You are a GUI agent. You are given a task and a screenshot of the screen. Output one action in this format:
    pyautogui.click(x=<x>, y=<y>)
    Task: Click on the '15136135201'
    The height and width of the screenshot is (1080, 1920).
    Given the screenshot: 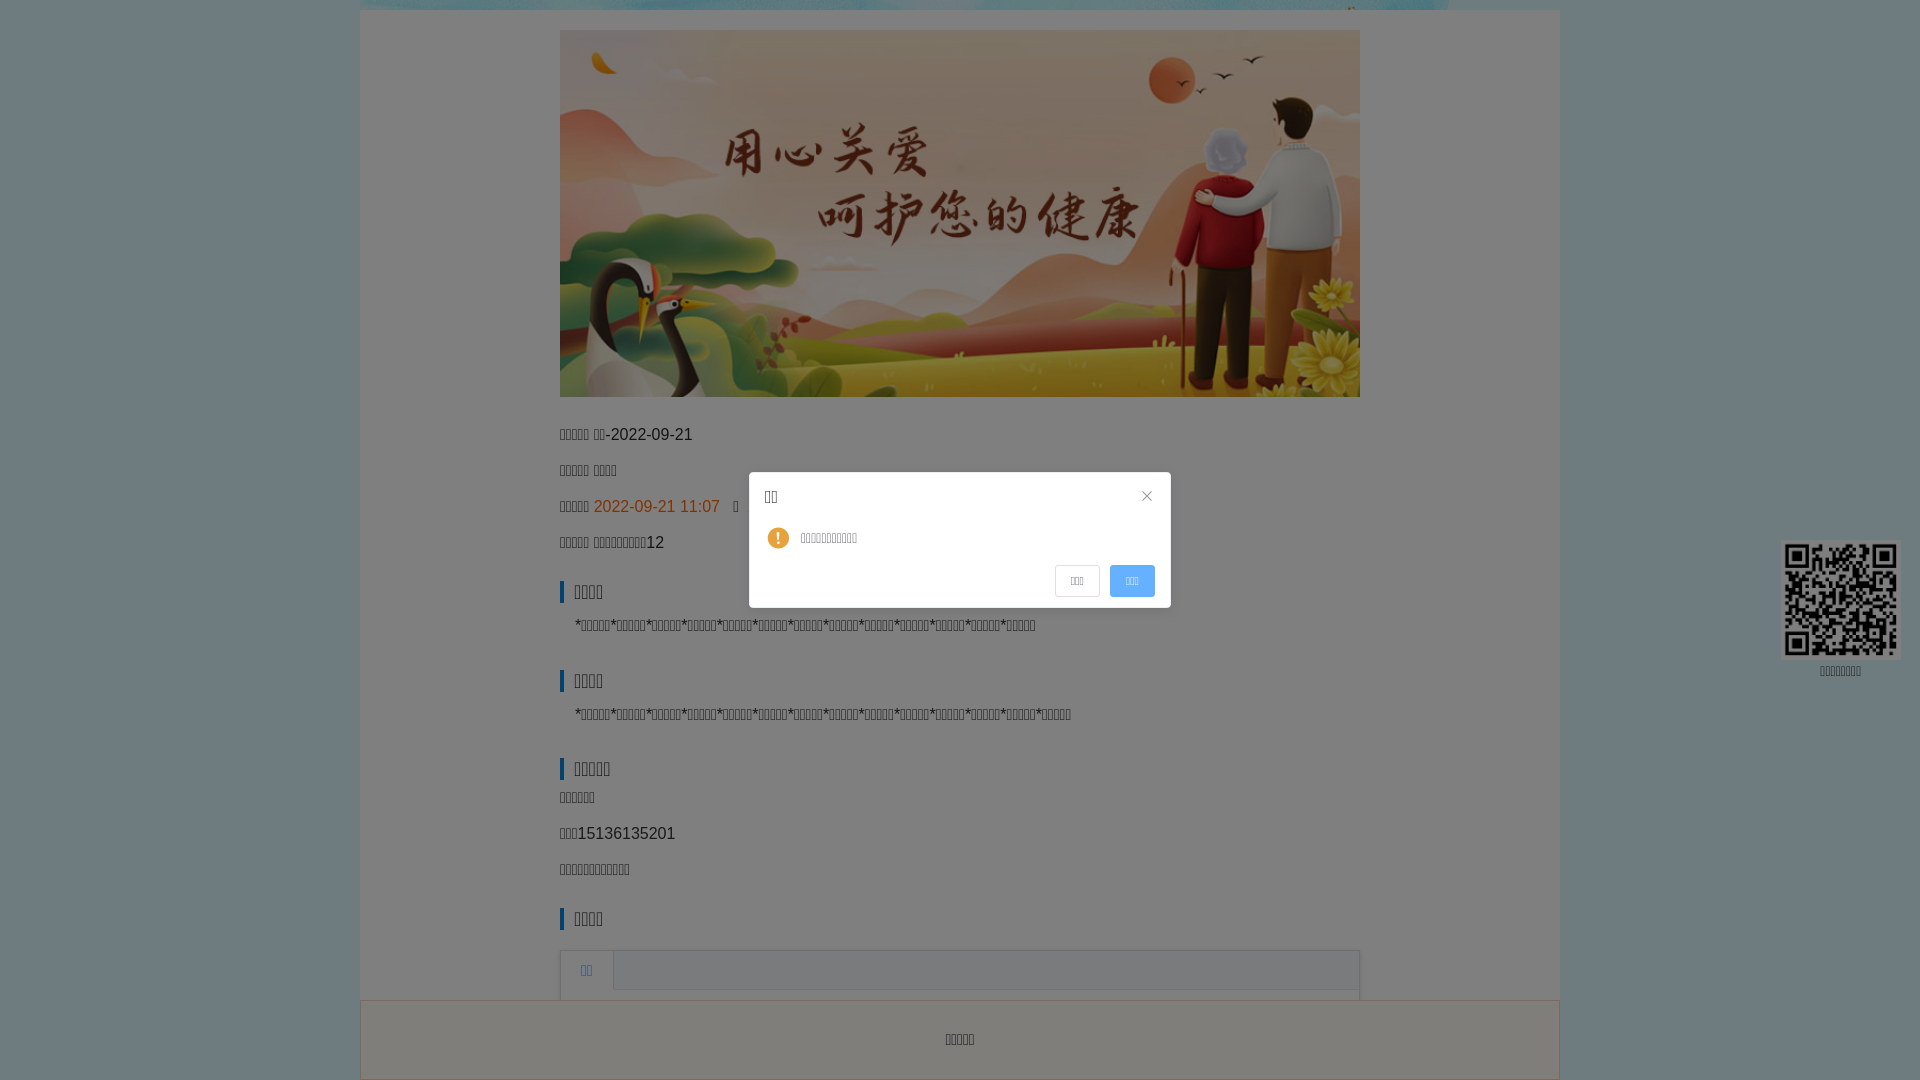 What is the action you would take?
    pyautogui.click(x=626, y=833)
    